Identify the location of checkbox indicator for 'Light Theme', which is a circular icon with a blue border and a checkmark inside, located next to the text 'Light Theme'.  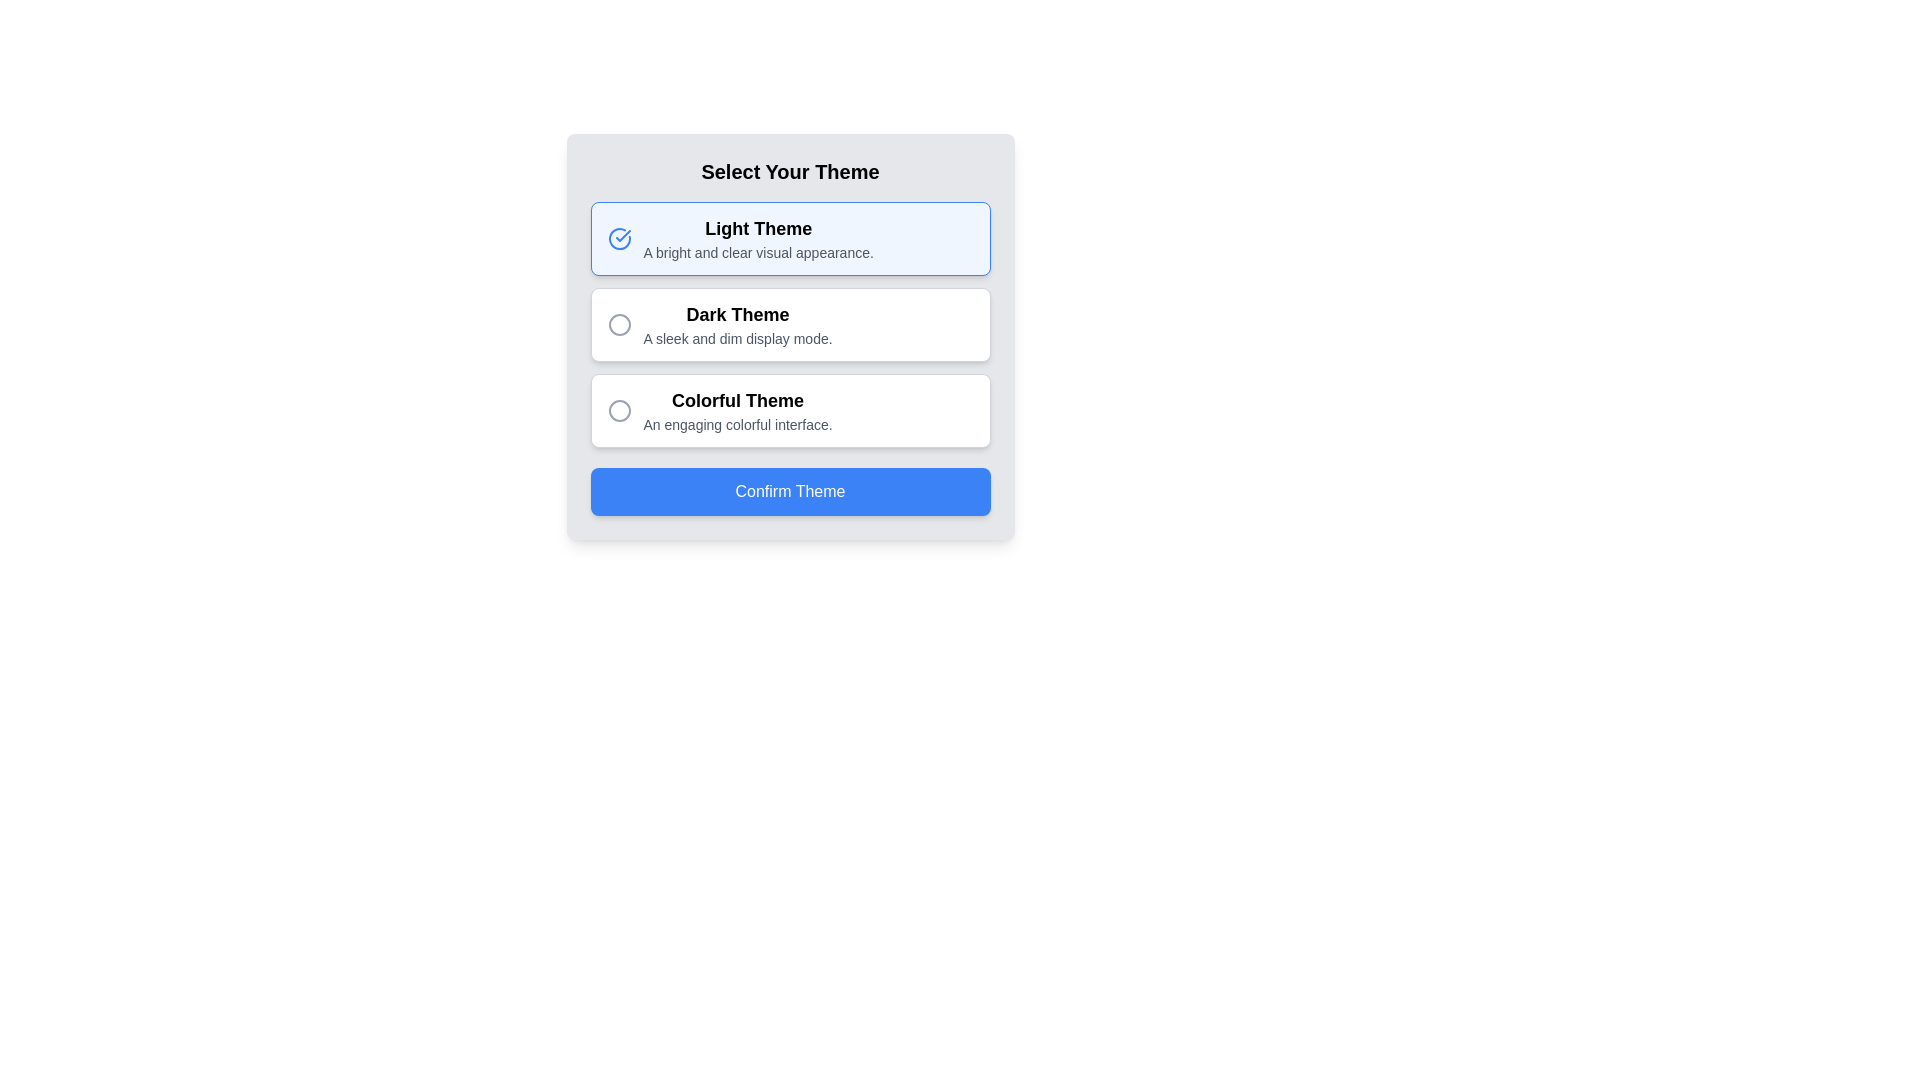
(618, 238).